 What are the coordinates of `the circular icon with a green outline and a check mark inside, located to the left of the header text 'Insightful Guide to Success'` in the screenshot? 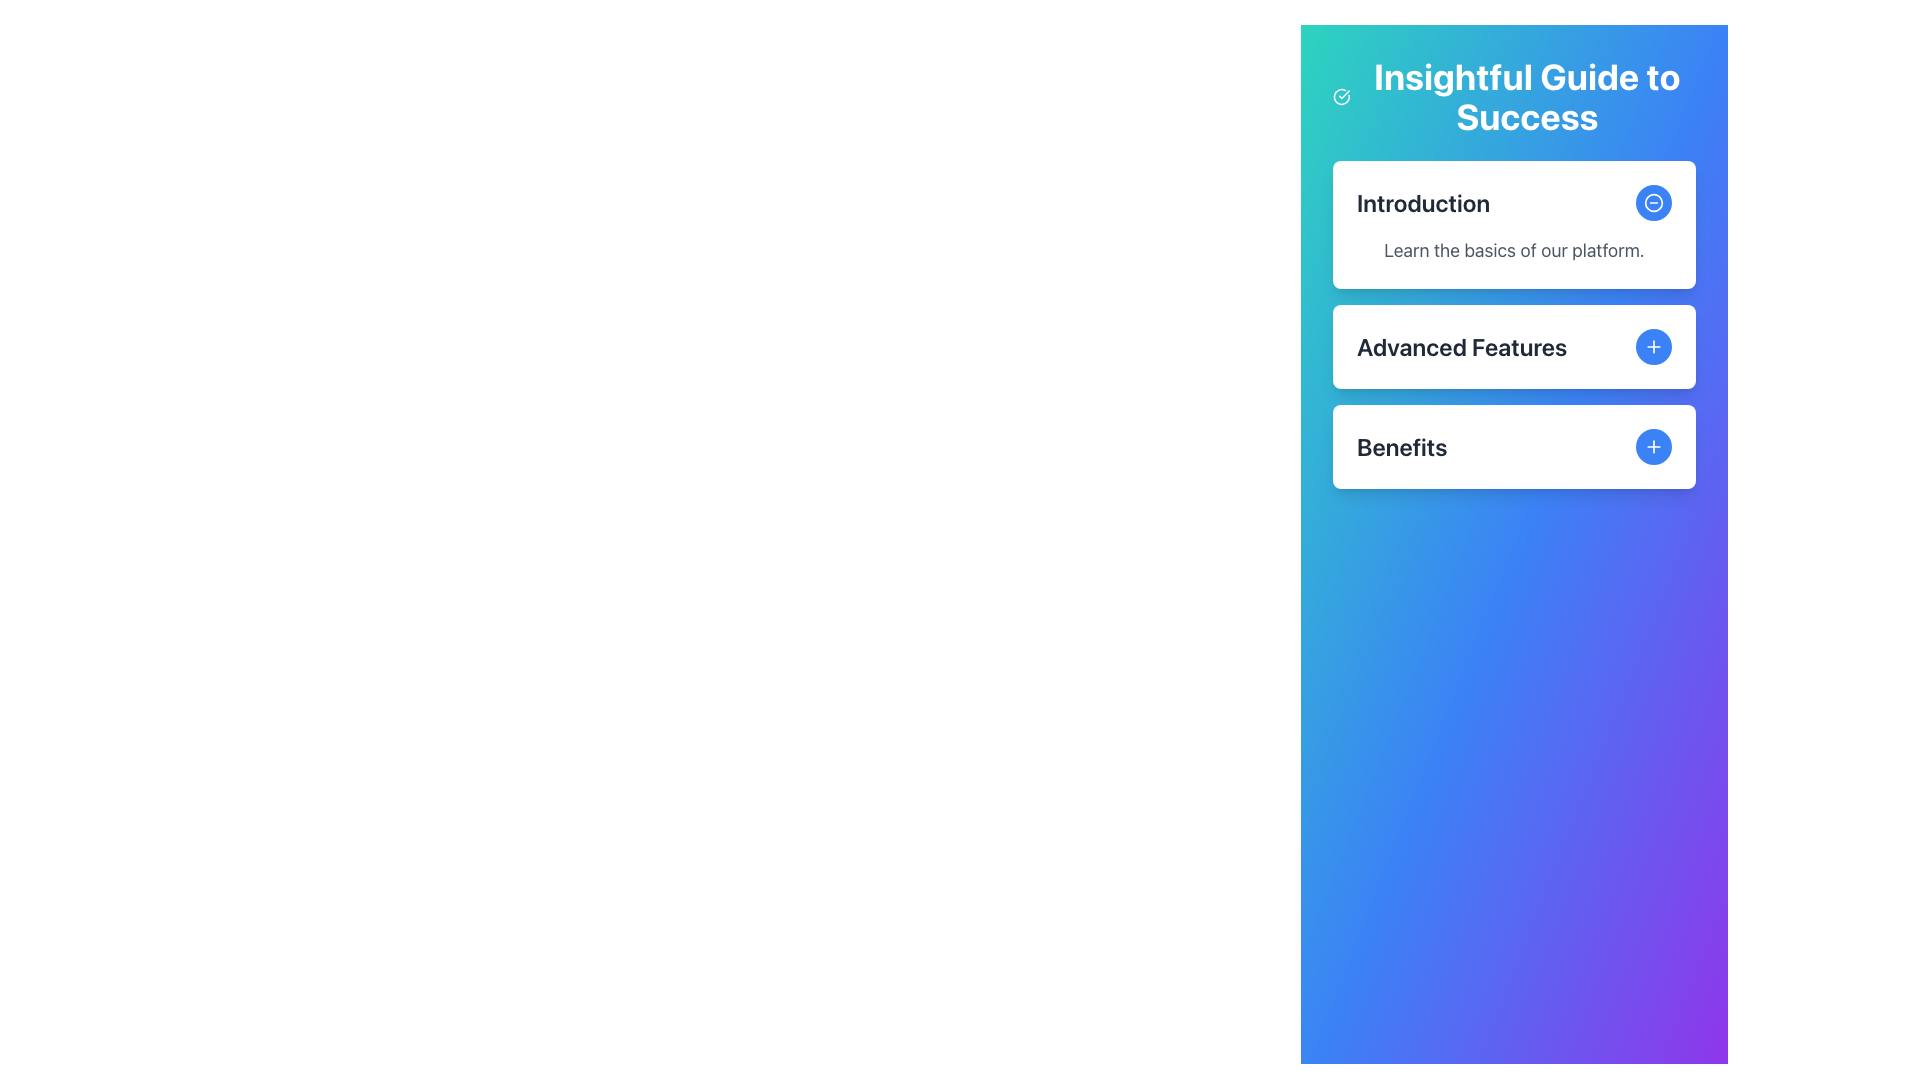 It's located at (1341, 96).